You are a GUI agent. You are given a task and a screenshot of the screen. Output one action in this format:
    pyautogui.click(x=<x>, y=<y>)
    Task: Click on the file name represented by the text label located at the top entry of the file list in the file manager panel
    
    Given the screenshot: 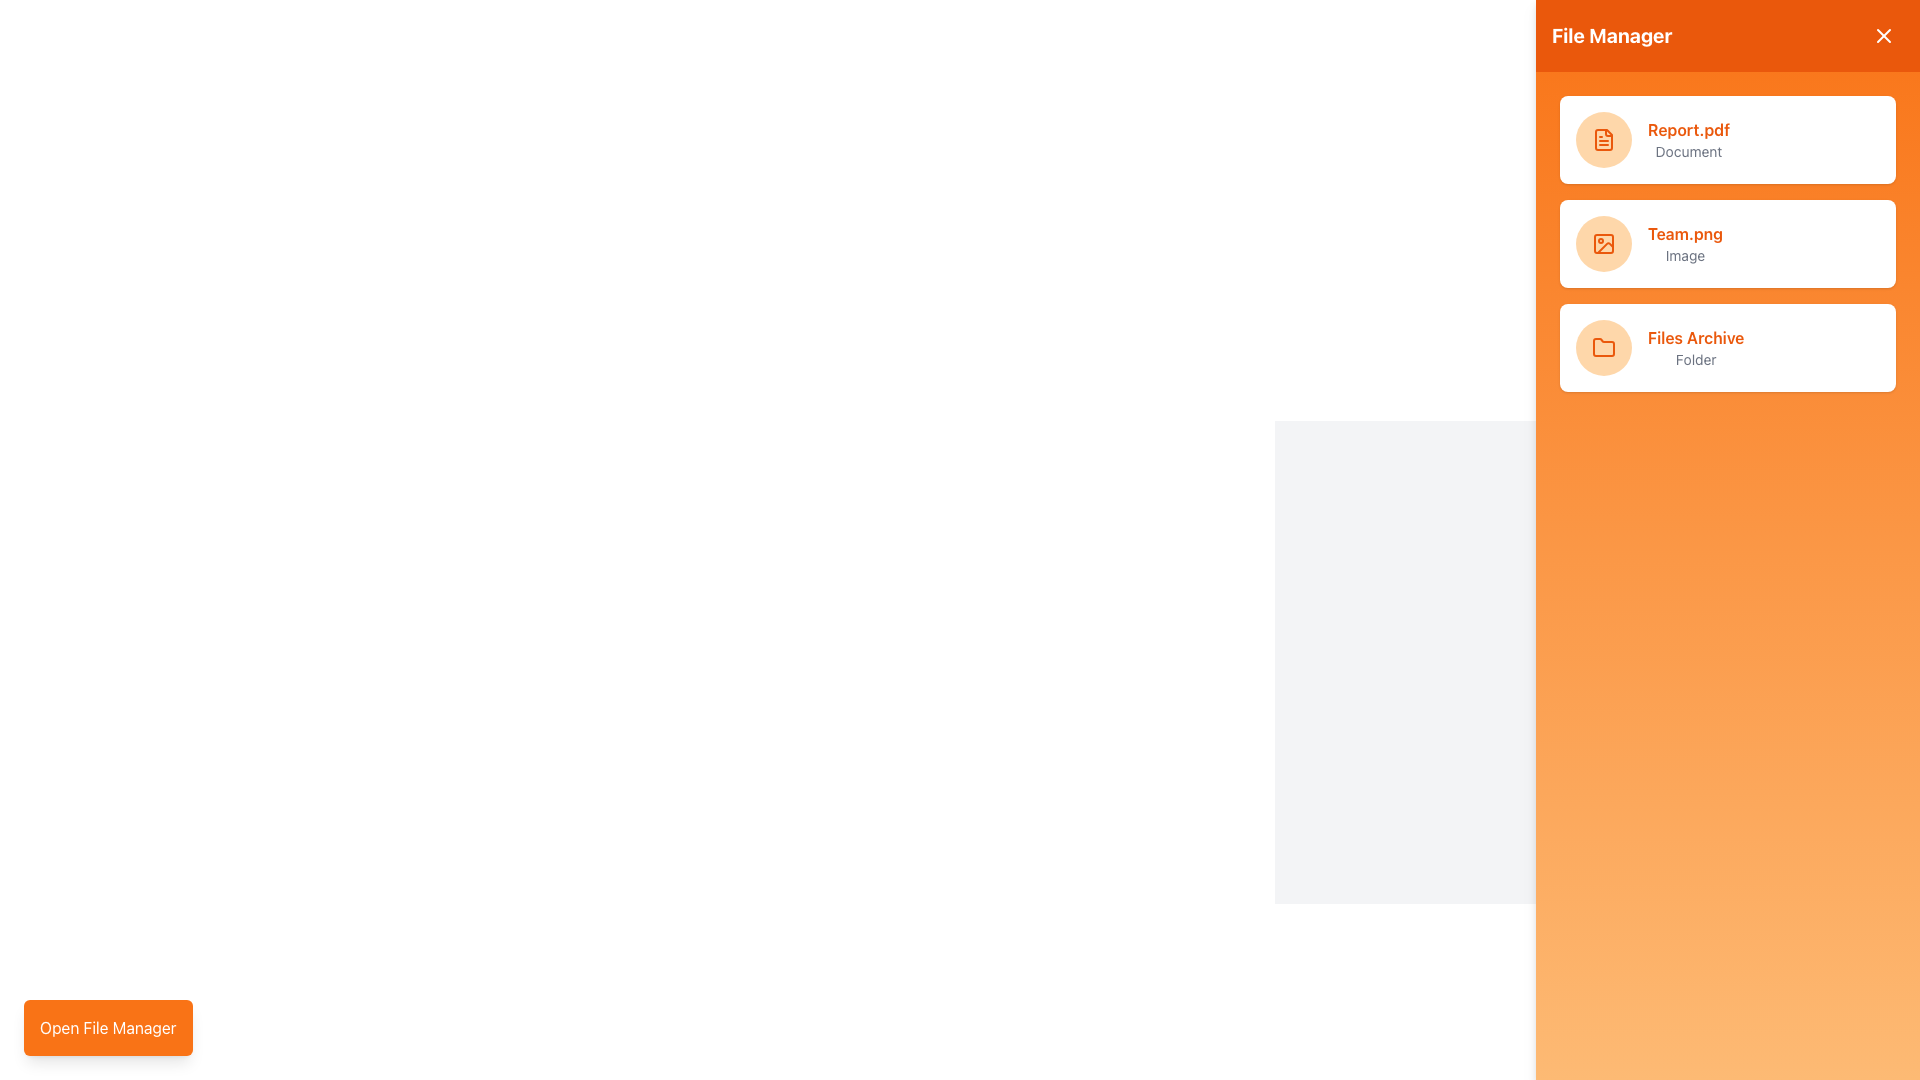 What is the action you would take?
    pyautogui.click(x=1688, y=130)
    